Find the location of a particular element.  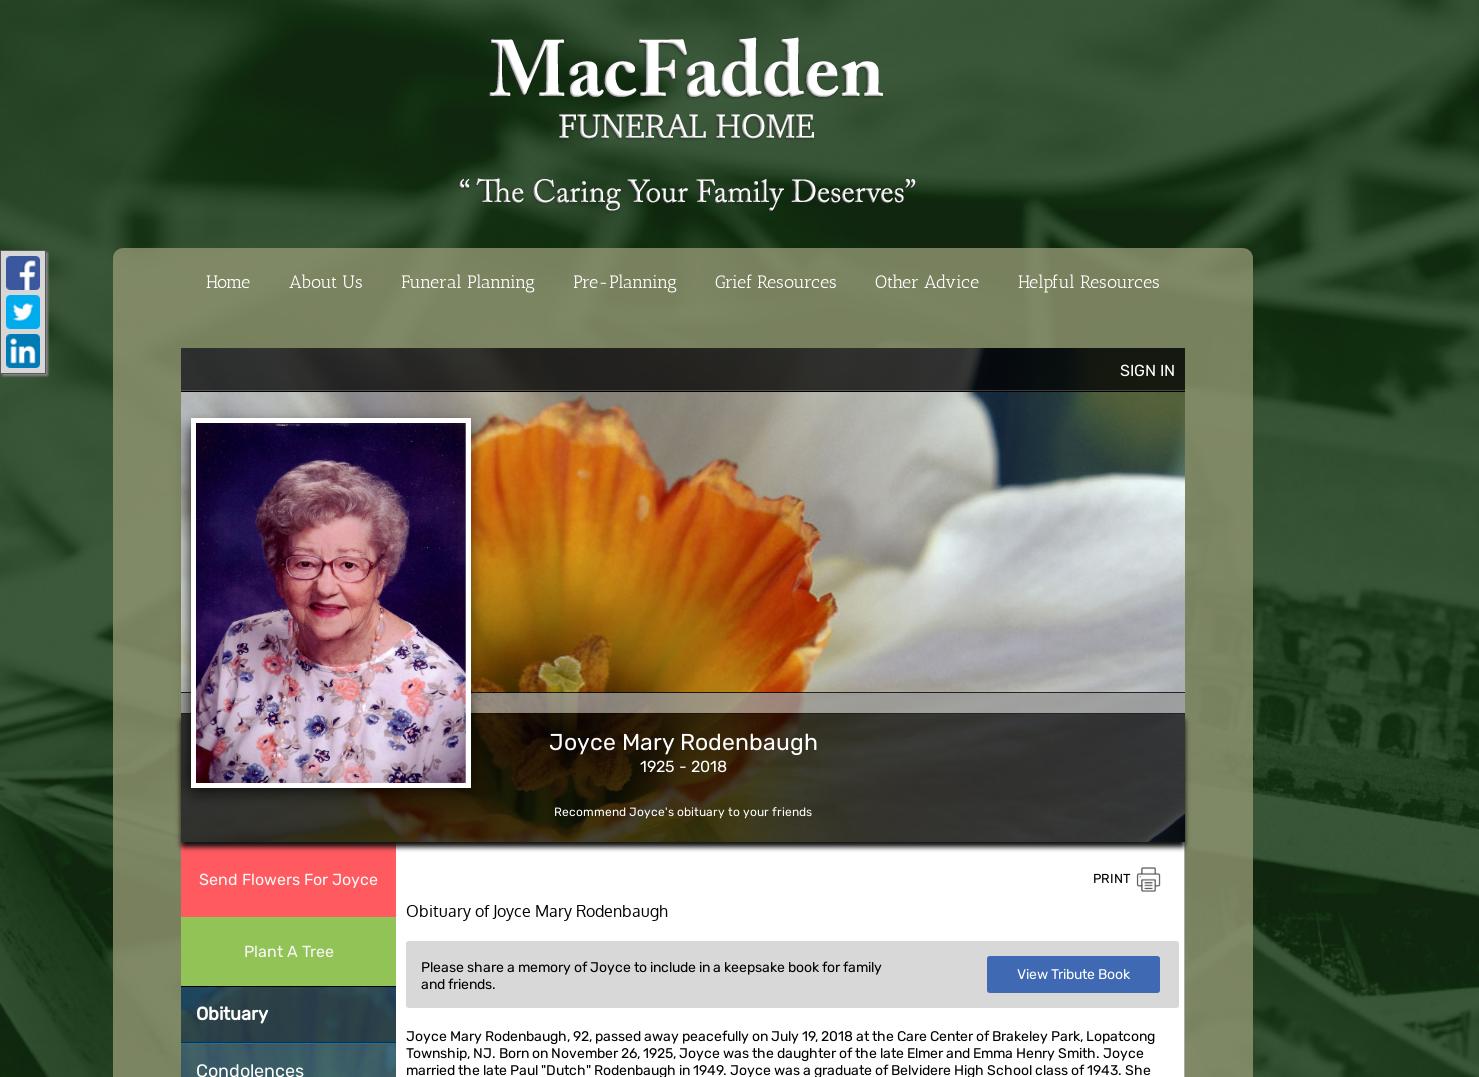

'1925 - 2018' is located at coordinates (682, 764).